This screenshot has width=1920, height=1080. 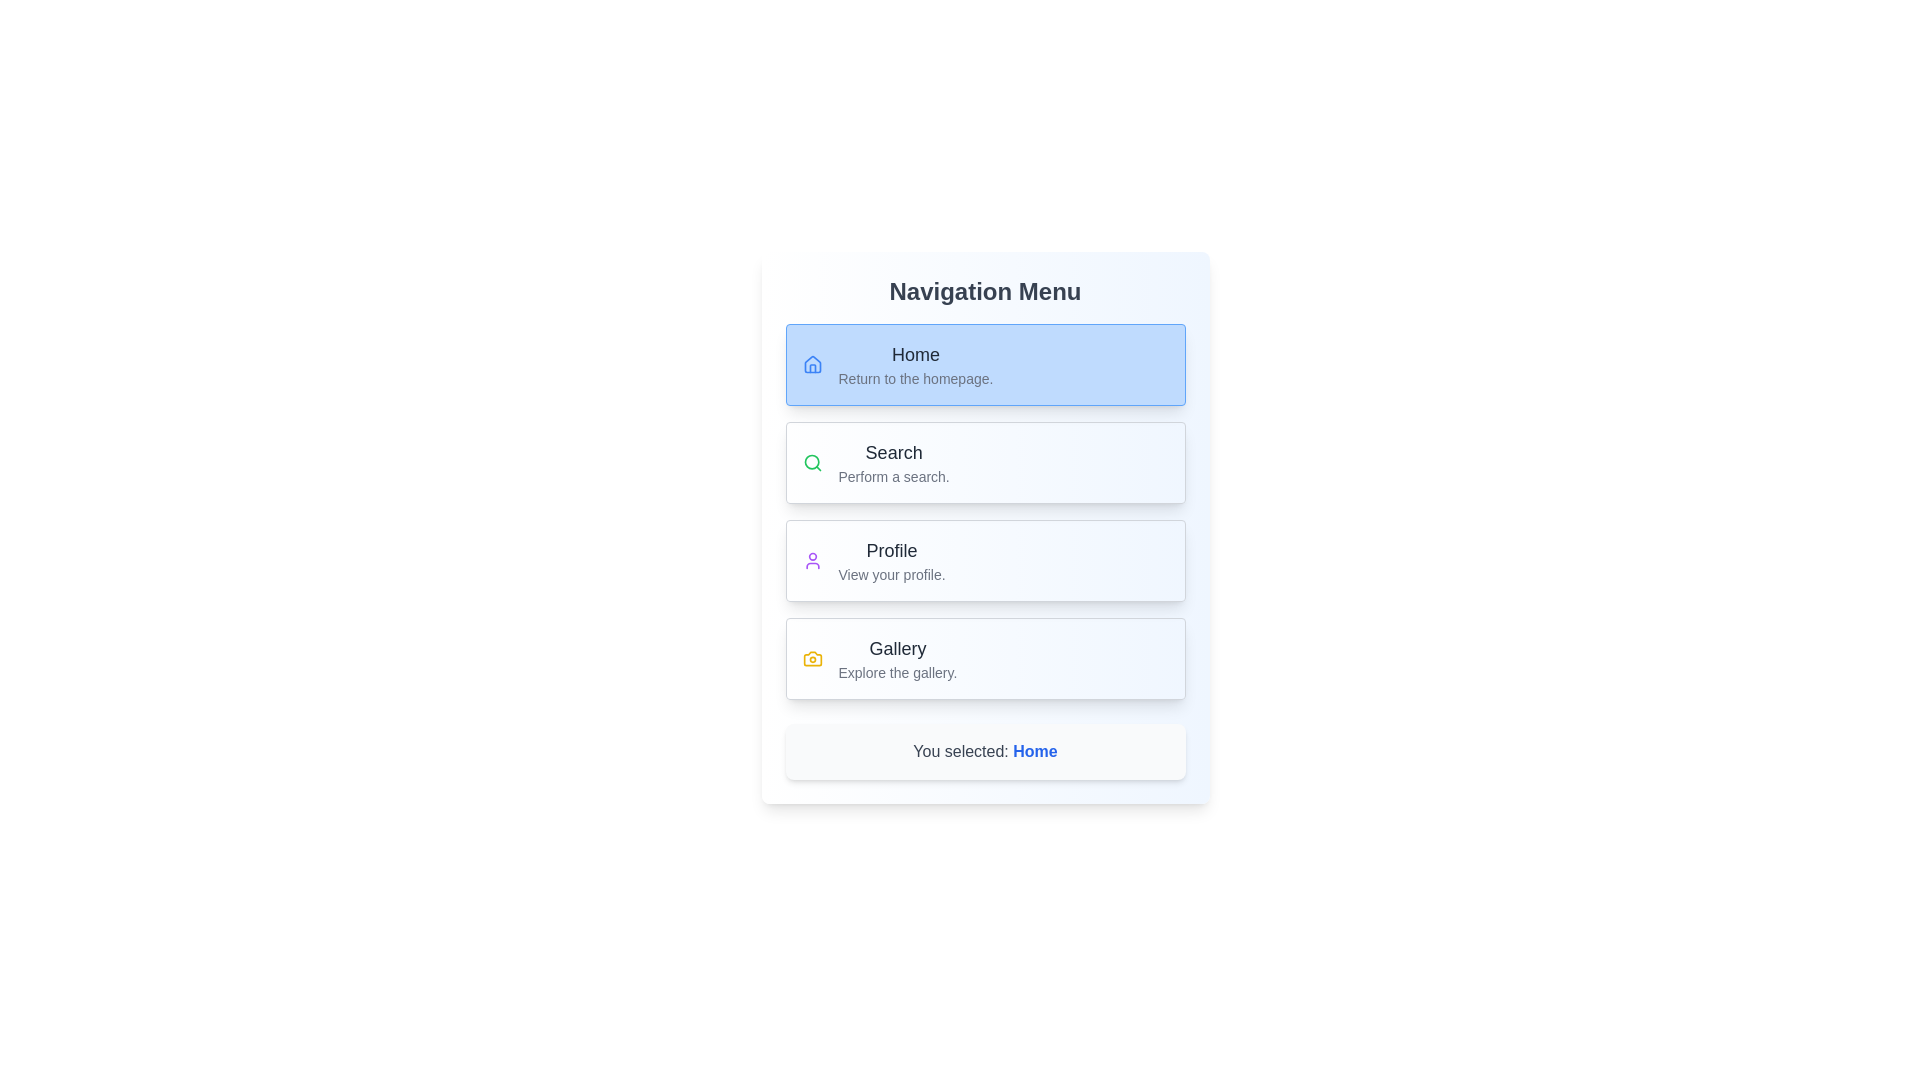 I want to click on the menu item labeled Search to view its hover effect, so click(x=985, y=462).